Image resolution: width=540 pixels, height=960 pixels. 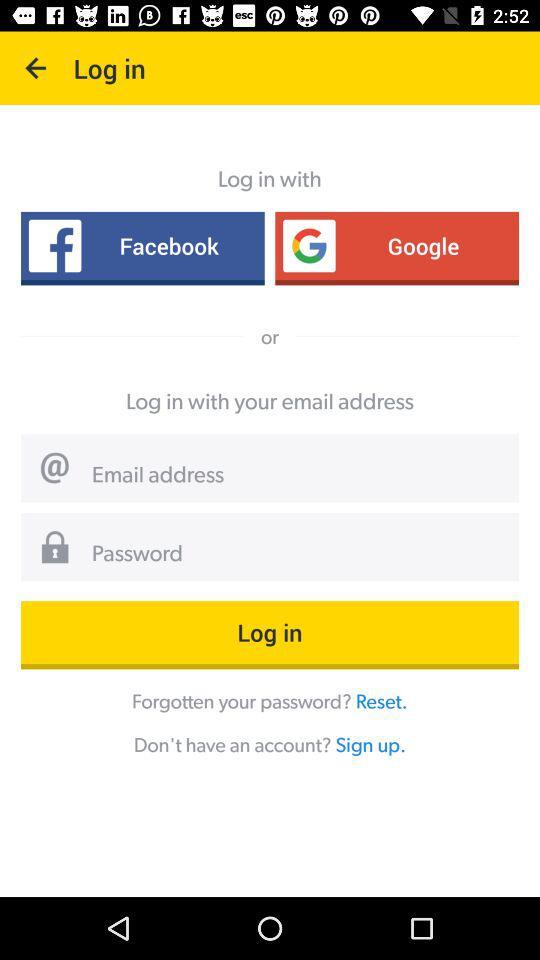 What do you see at coordinates (36, 68) in the screenshot?
I see `the item above the facebook icon` at bounding box center [36, 68].